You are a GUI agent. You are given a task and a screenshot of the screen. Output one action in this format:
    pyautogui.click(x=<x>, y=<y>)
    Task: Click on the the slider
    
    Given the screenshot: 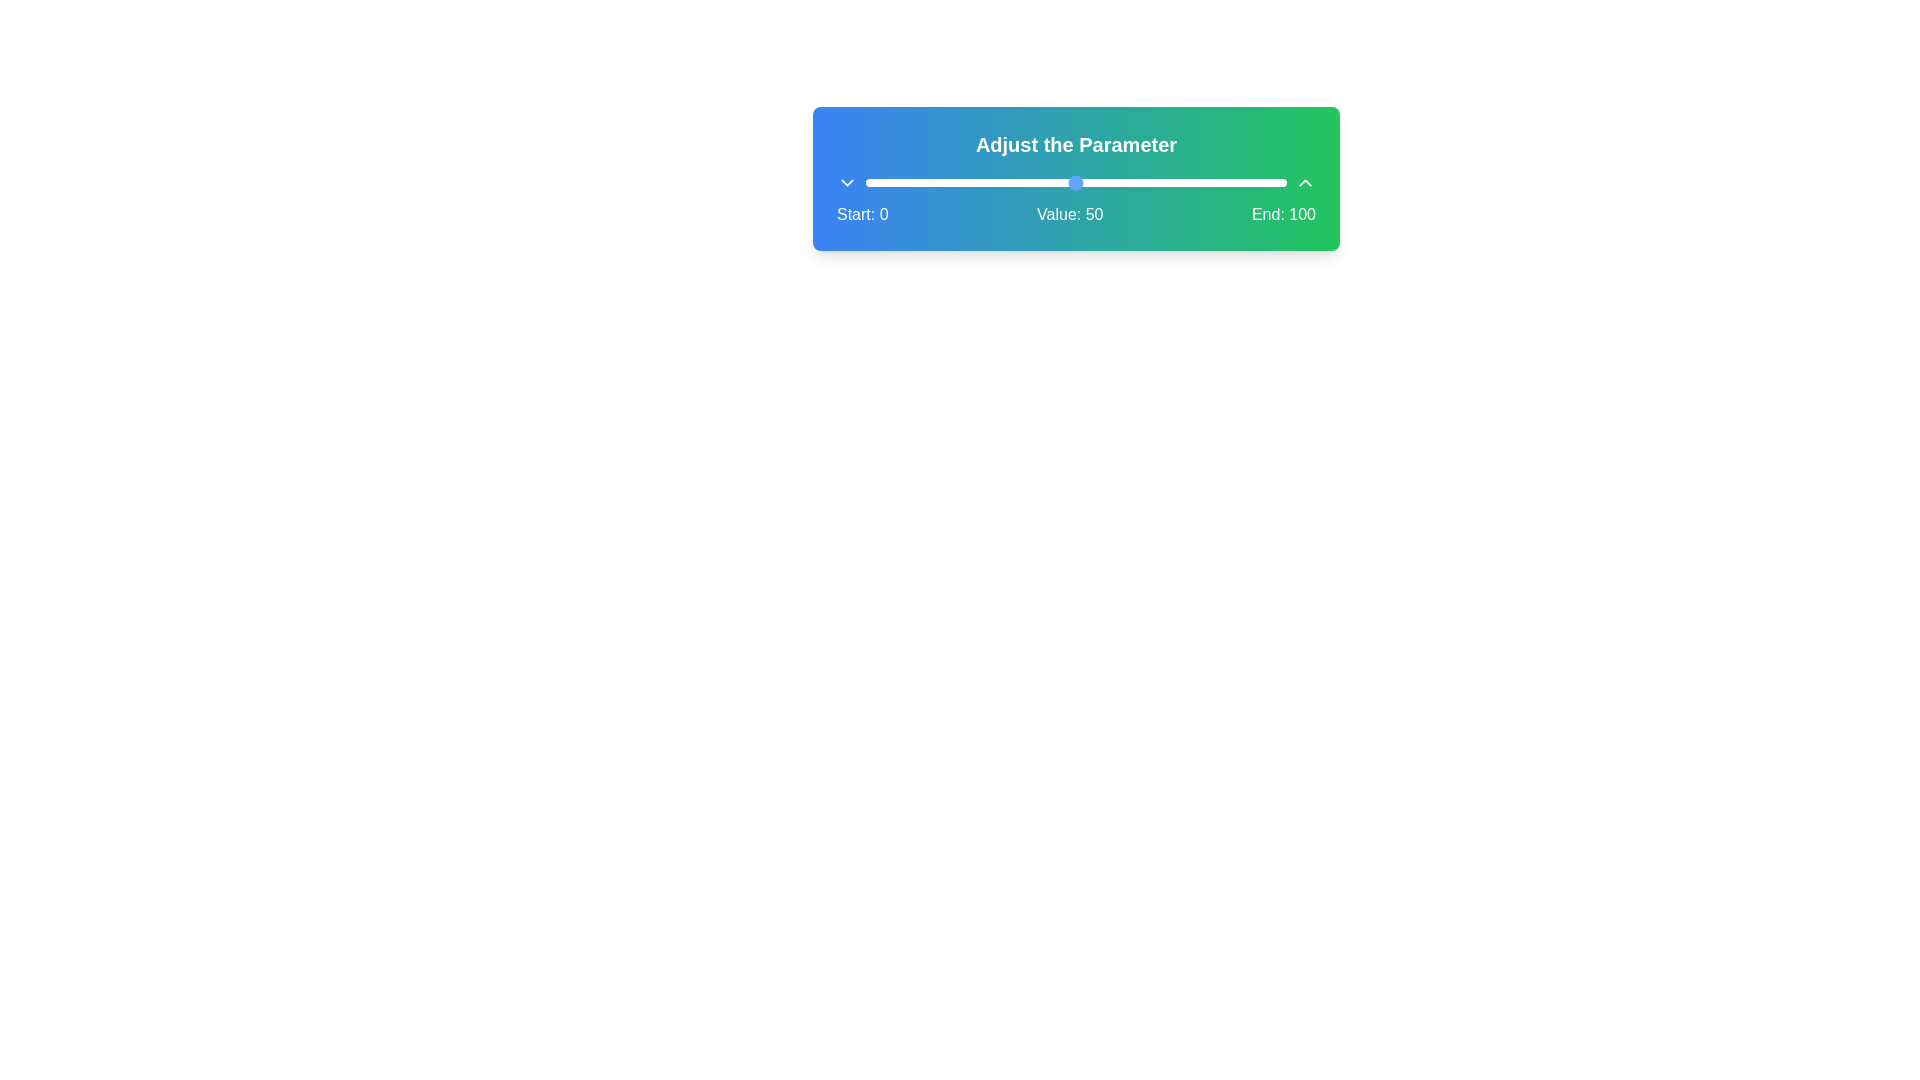 What is the action you would take?
    pyautogui.click(x=1131, y=182)
    